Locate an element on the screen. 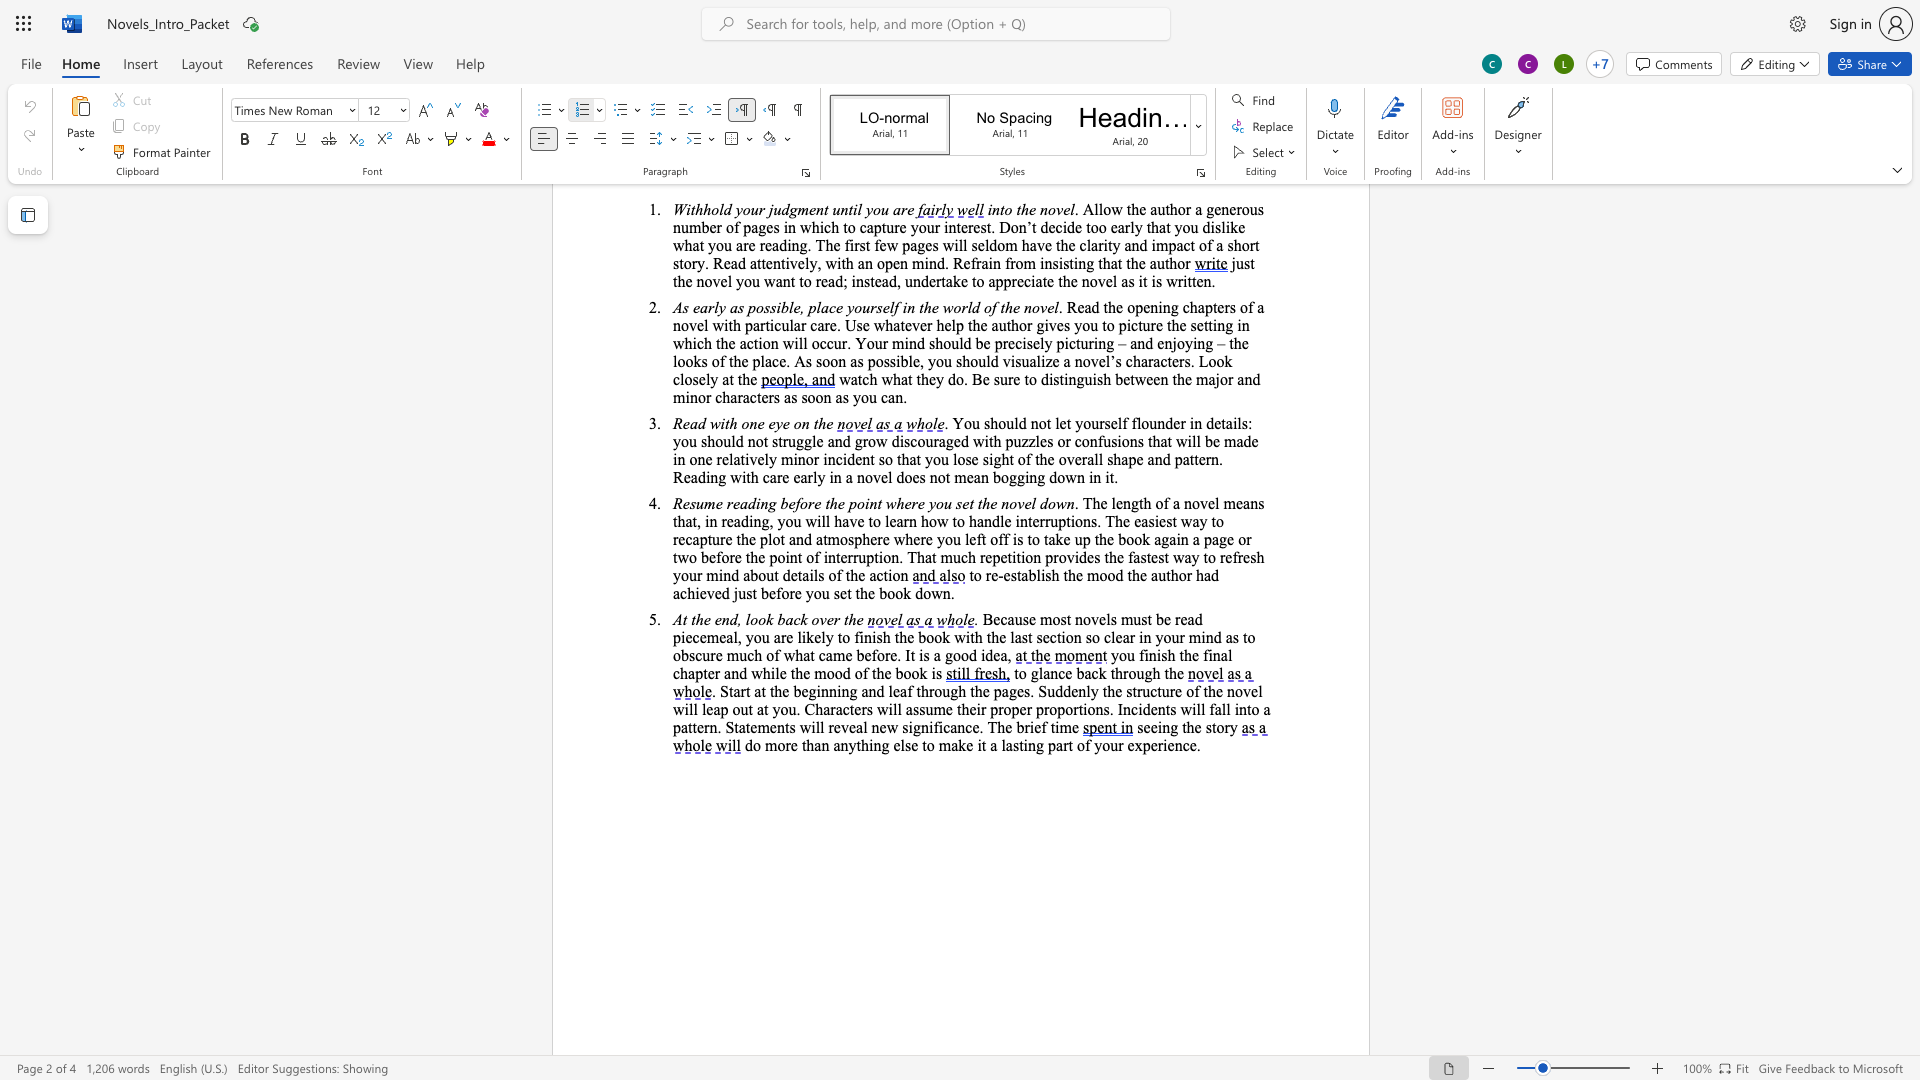  the space between the continuous character "-" and "e" in the text is located at coordinates (1003, 575).